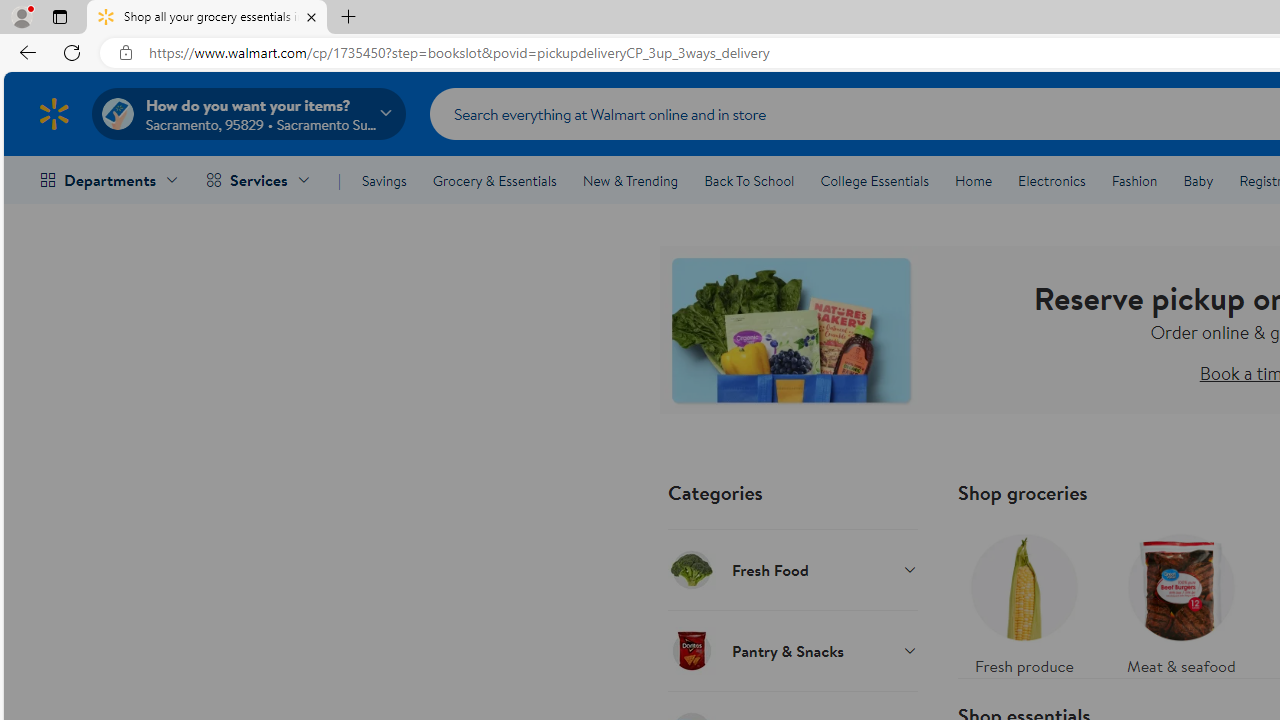 The image size is (1280, 720). Describe the element at coordinates (791, 650) in the screenshot. I see `'Pantry & Snacks'` at that location.